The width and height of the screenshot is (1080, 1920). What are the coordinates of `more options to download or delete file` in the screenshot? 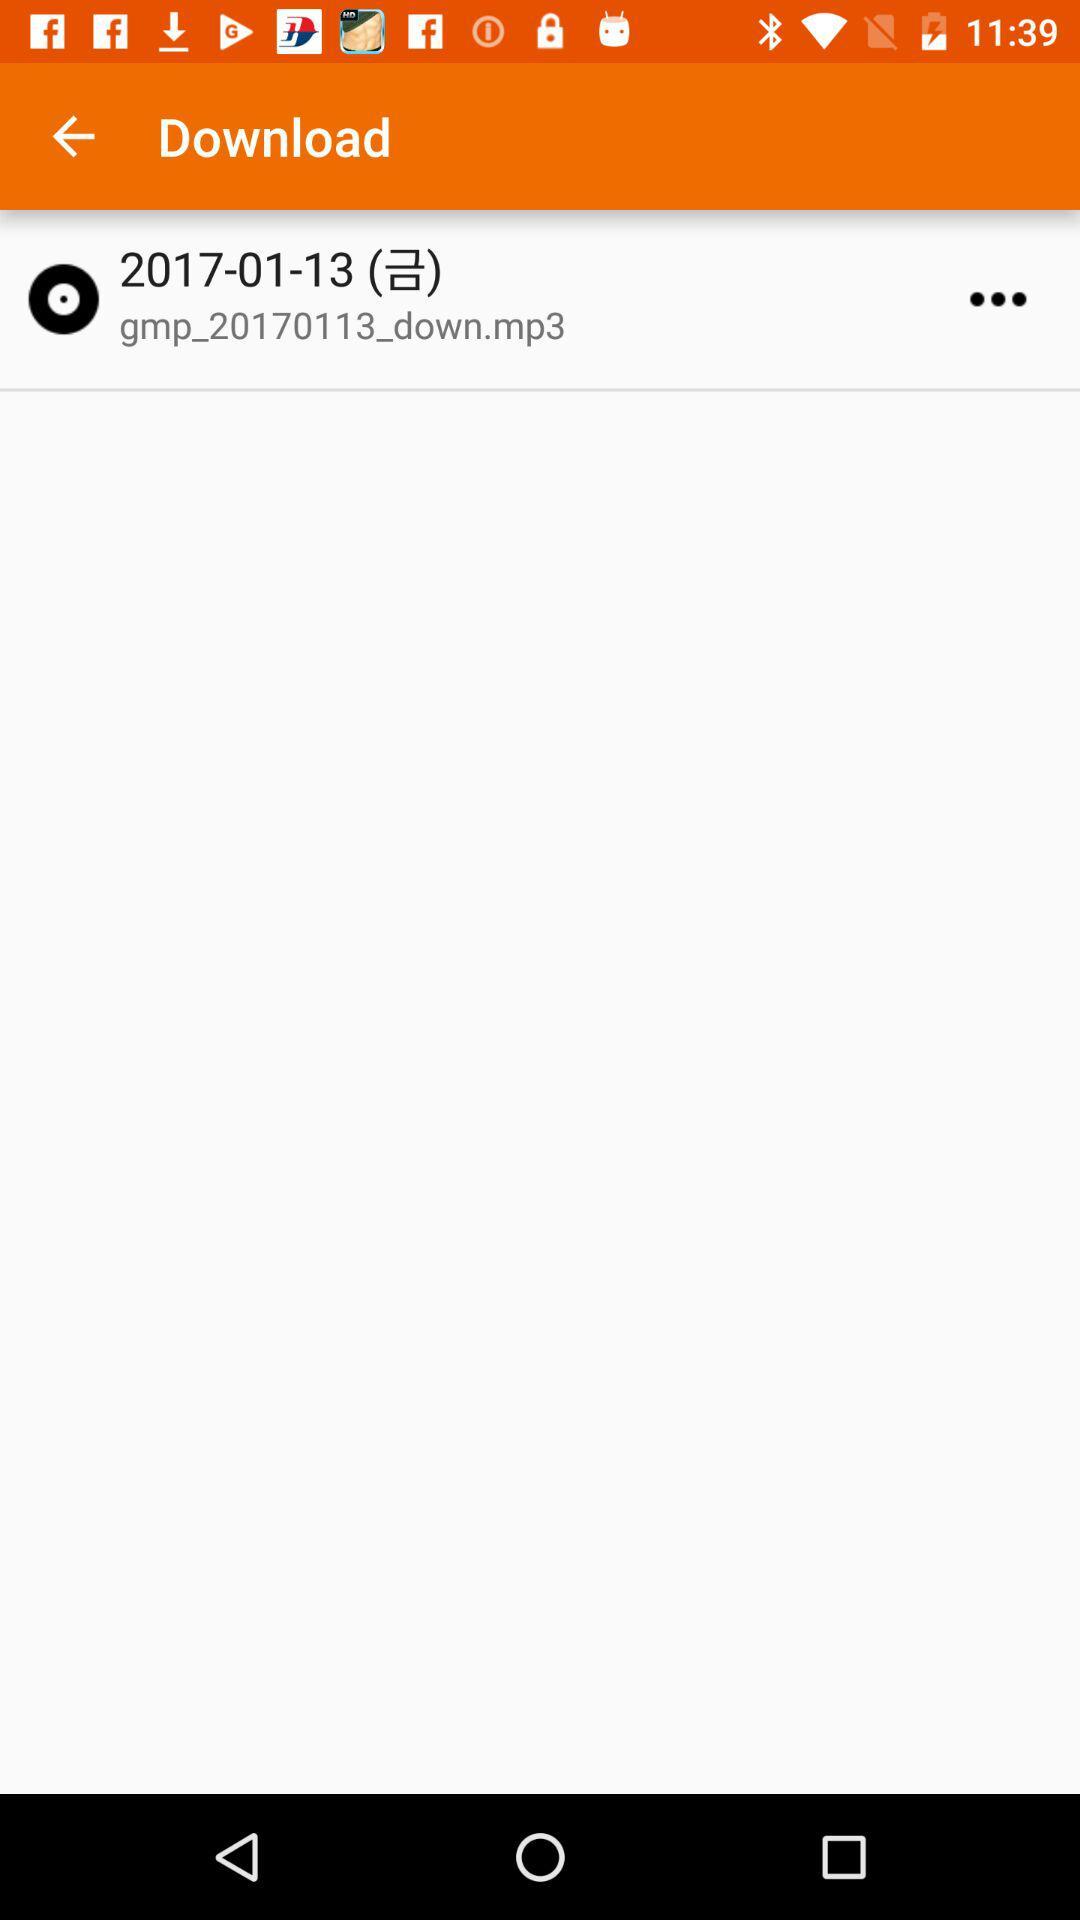 It's located at (998, 298).